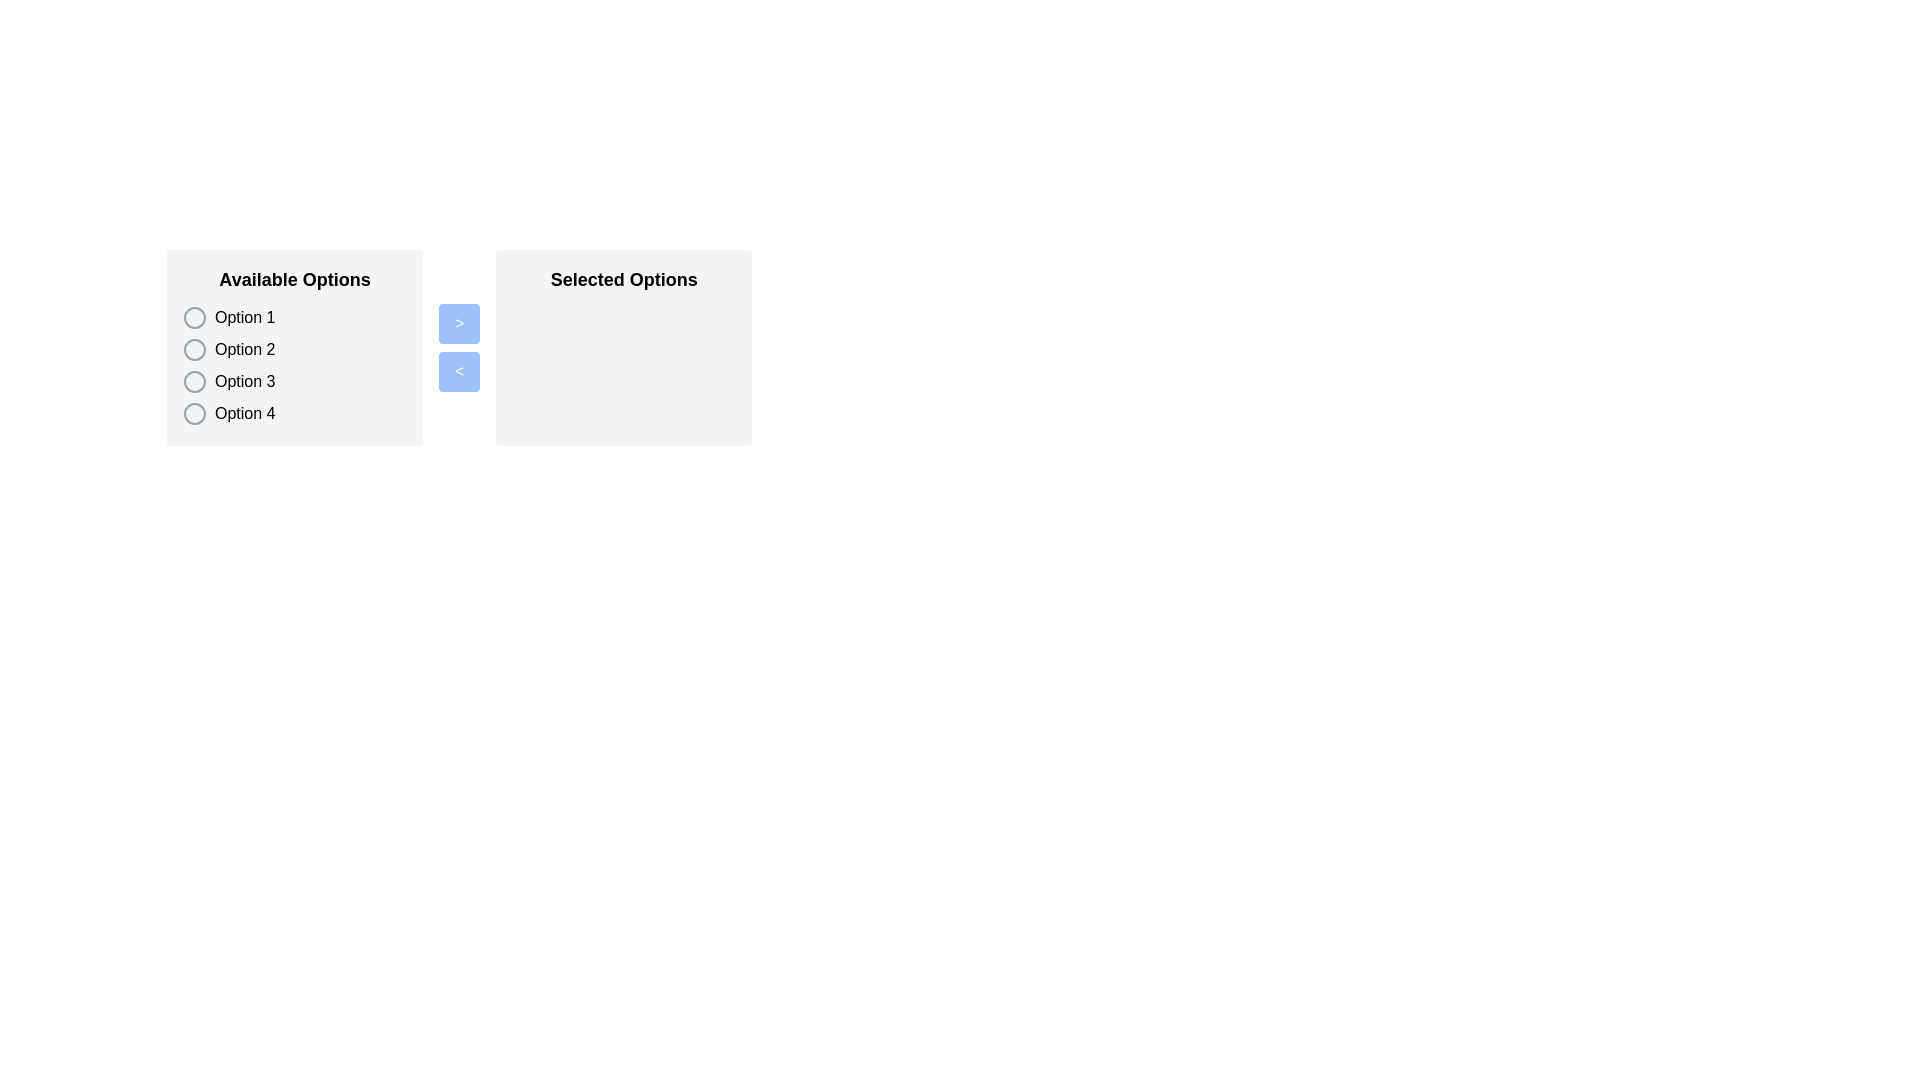 This screenshot has height=1080, width=1920. Describe the element at coordinates (293, 346) in the screenshot. I see `the radio option labeled 'Option 2' under the 'Available Options' section, which is styled with a large bold font and is the second selectable option in the list` at that location.